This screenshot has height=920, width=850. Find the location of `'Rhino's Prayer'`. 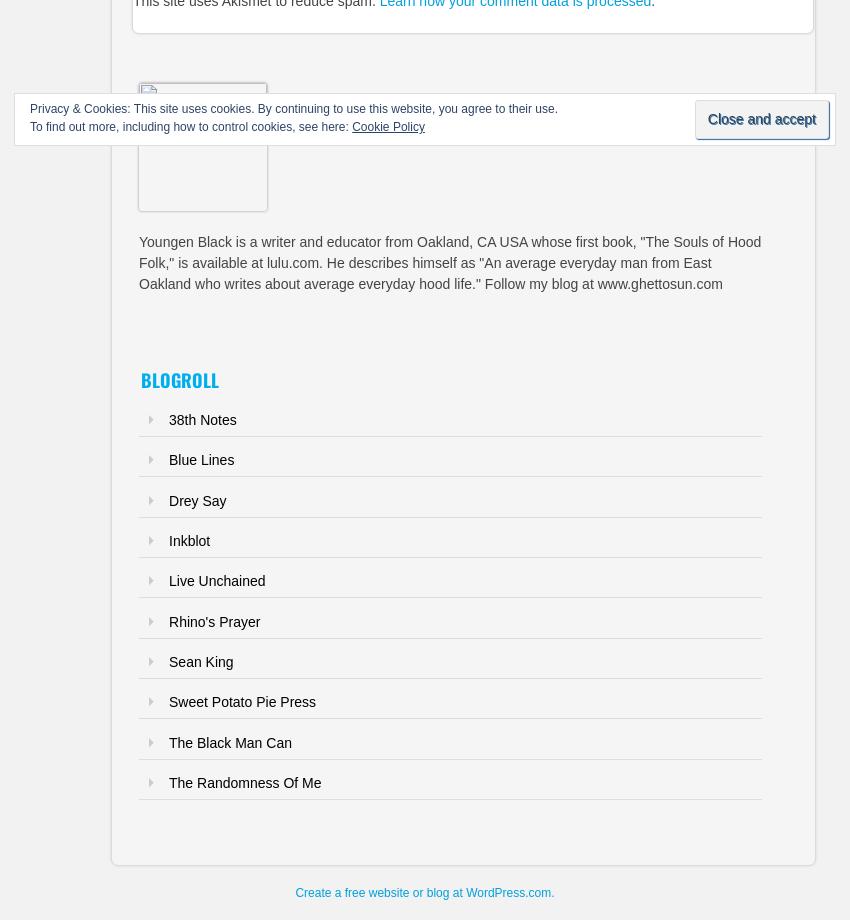

'Rhino's Prayer' is located at coordinates (168, 620).